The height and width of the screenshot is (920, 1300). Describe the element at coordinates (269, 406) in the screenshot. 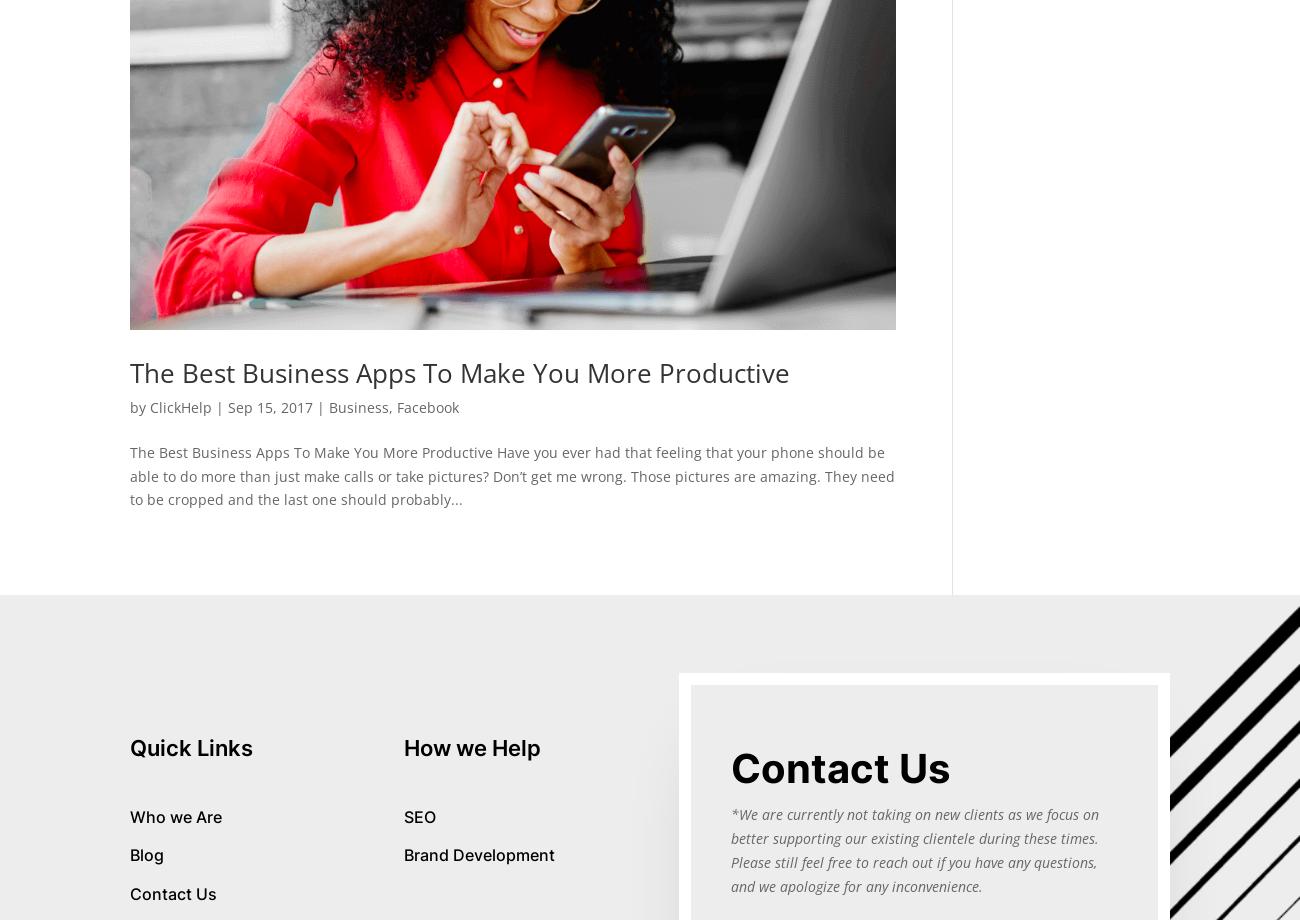

I see `'Sep 15, 2017'` at that location.